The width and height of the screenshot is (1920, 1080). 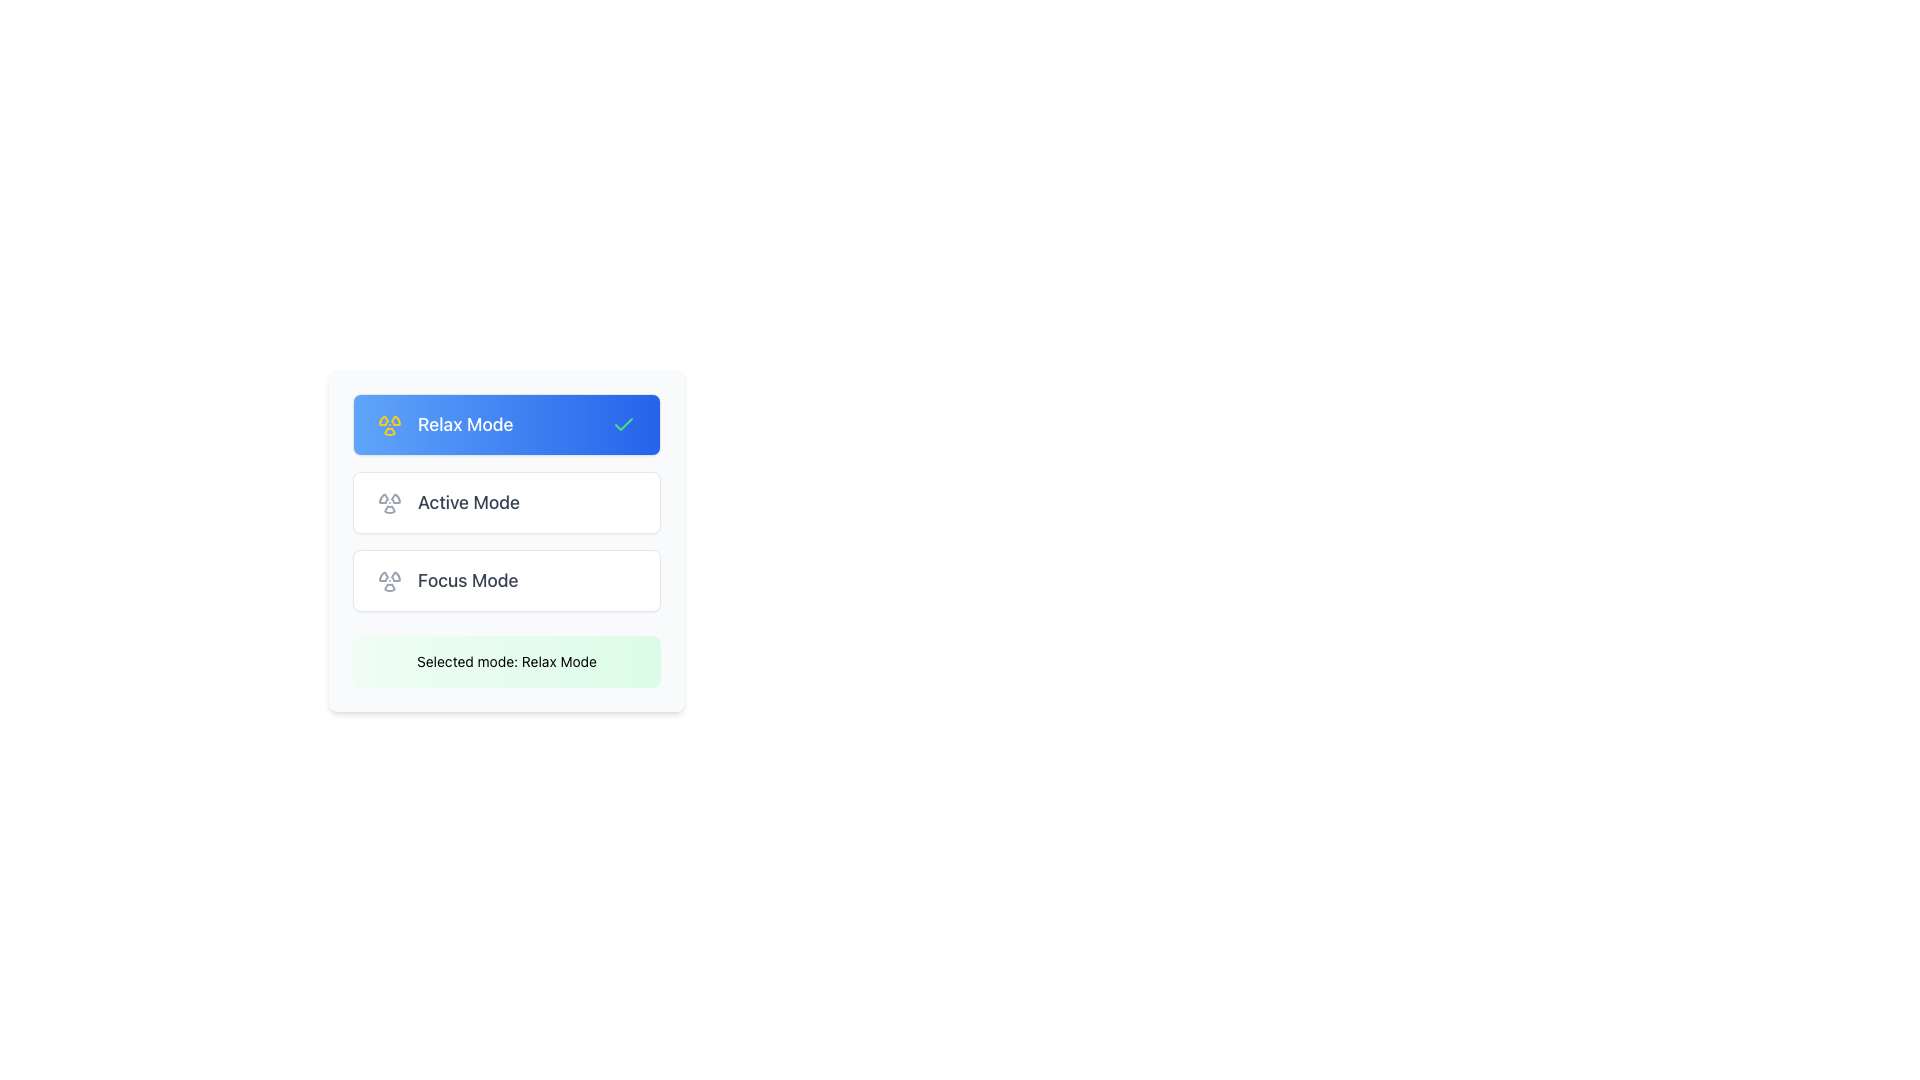 I want to click on the checkmark icon located at the center of the SVG icon in the top left corner of the blue background section labeled 'Relax Mode', so click(x=623, y=423).